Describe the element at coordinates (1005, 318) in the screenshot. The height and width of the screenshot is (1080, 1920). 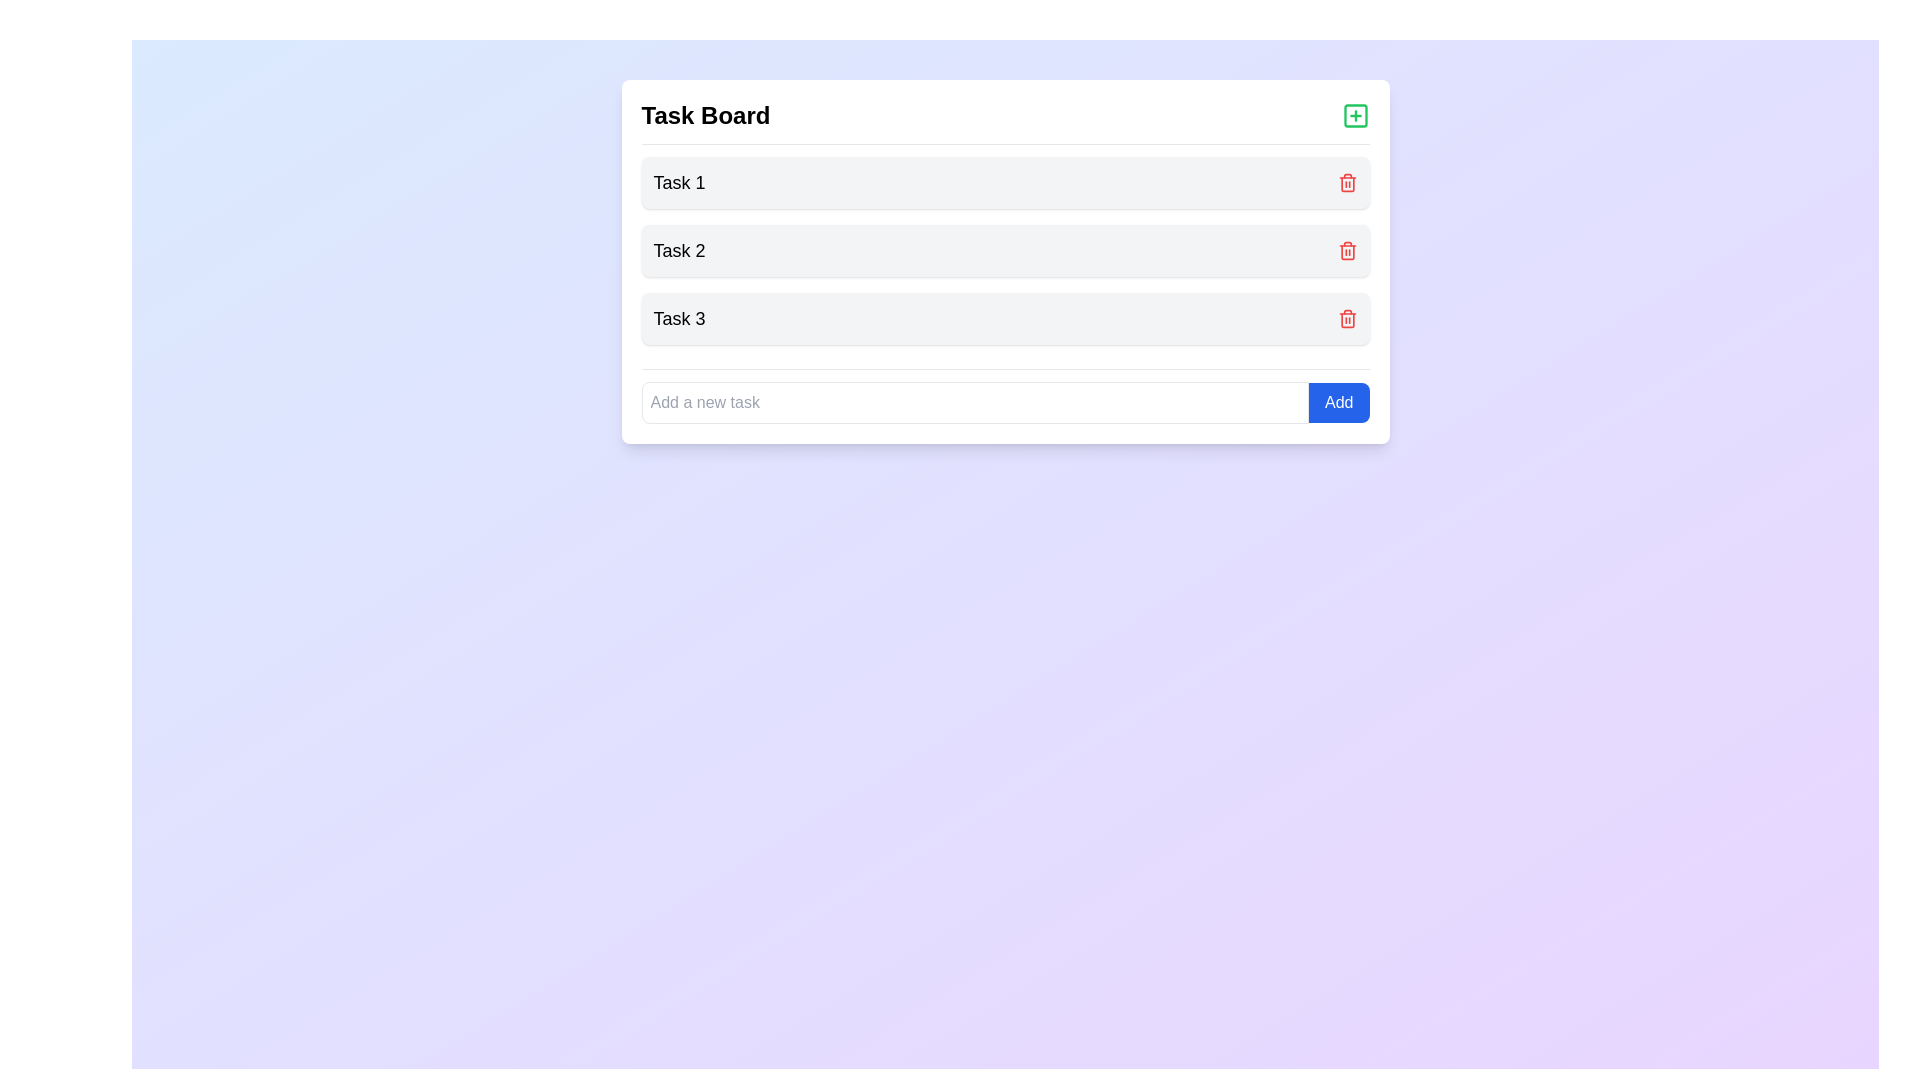
I see `the third task item labeled 'Task 3' in the 'Task Board'` at that location.